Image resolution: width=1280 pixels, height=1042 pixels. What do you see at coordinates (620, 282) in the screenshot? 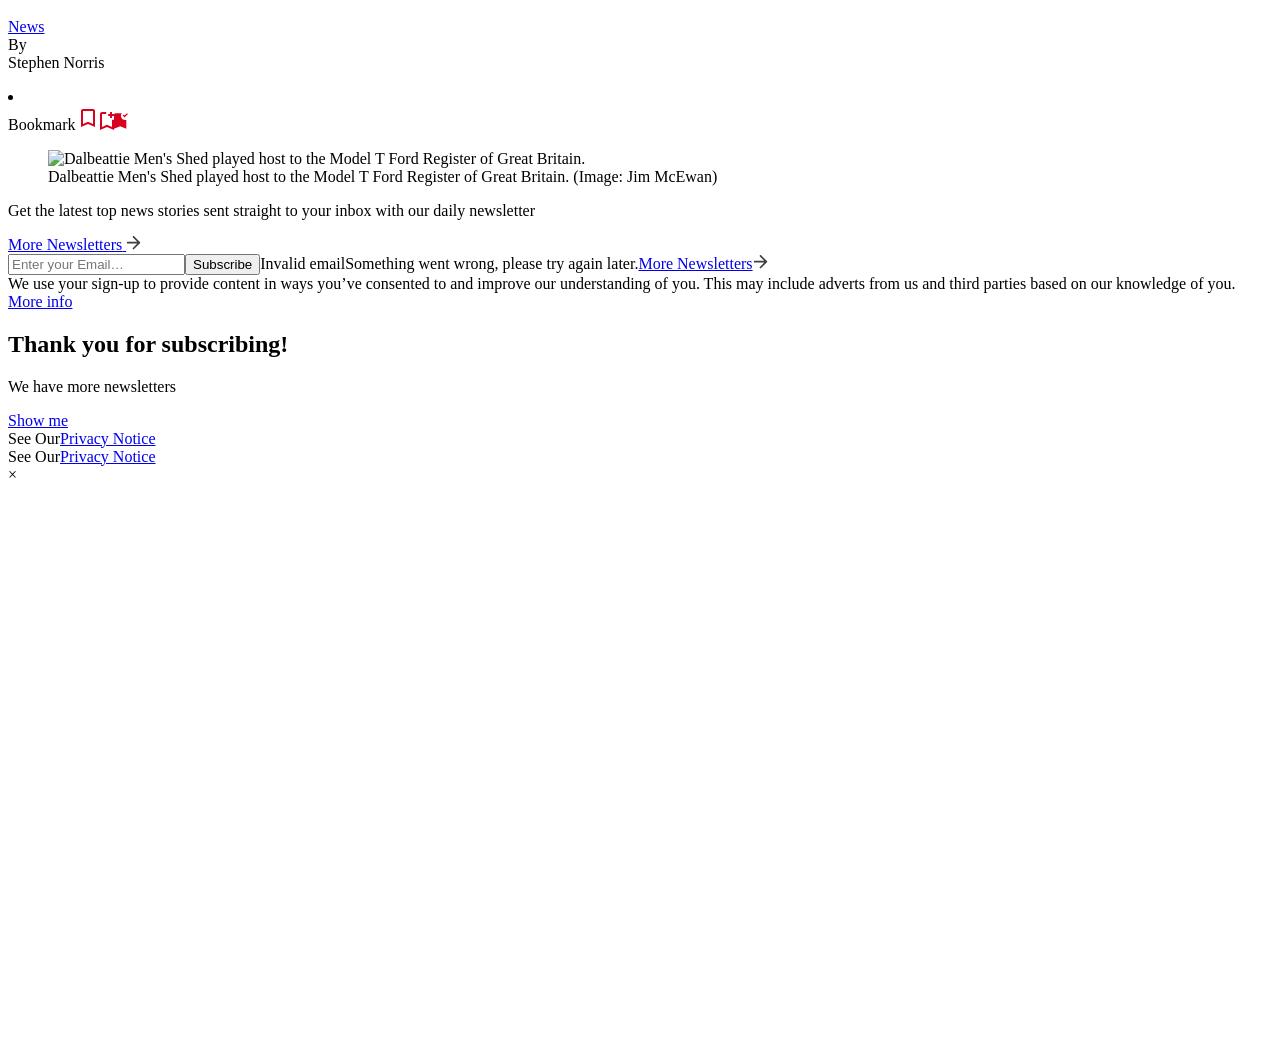
I see `'We use your sign-up to provide content in ways you’ve consented to and improve our understanding of you. This may include adverts from us and third parties based on our knowledge of you.'` at bounding box center [620, 282].